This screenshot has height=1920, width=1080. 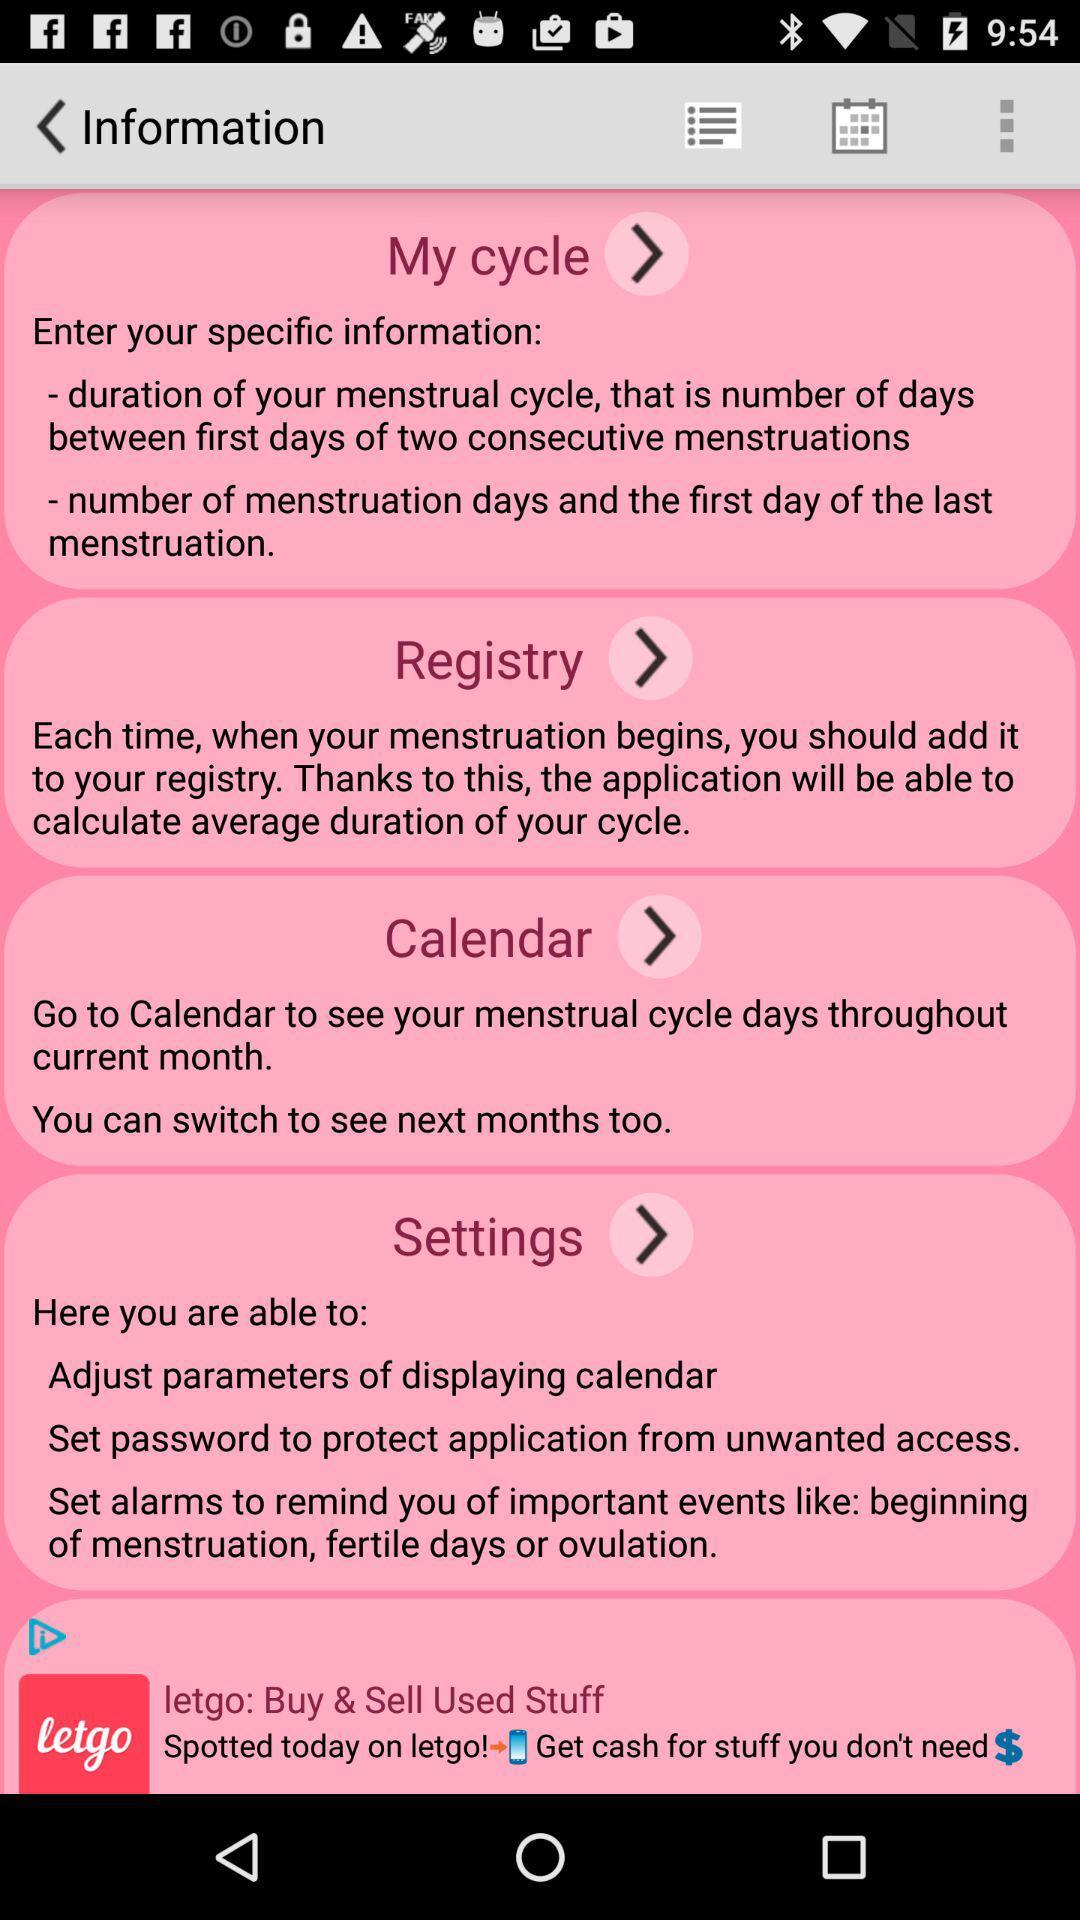 What do you see at coordinates (646, 252) in the screenshot?
I see `icon next to the my cycle` at bounding box center [646, 252].